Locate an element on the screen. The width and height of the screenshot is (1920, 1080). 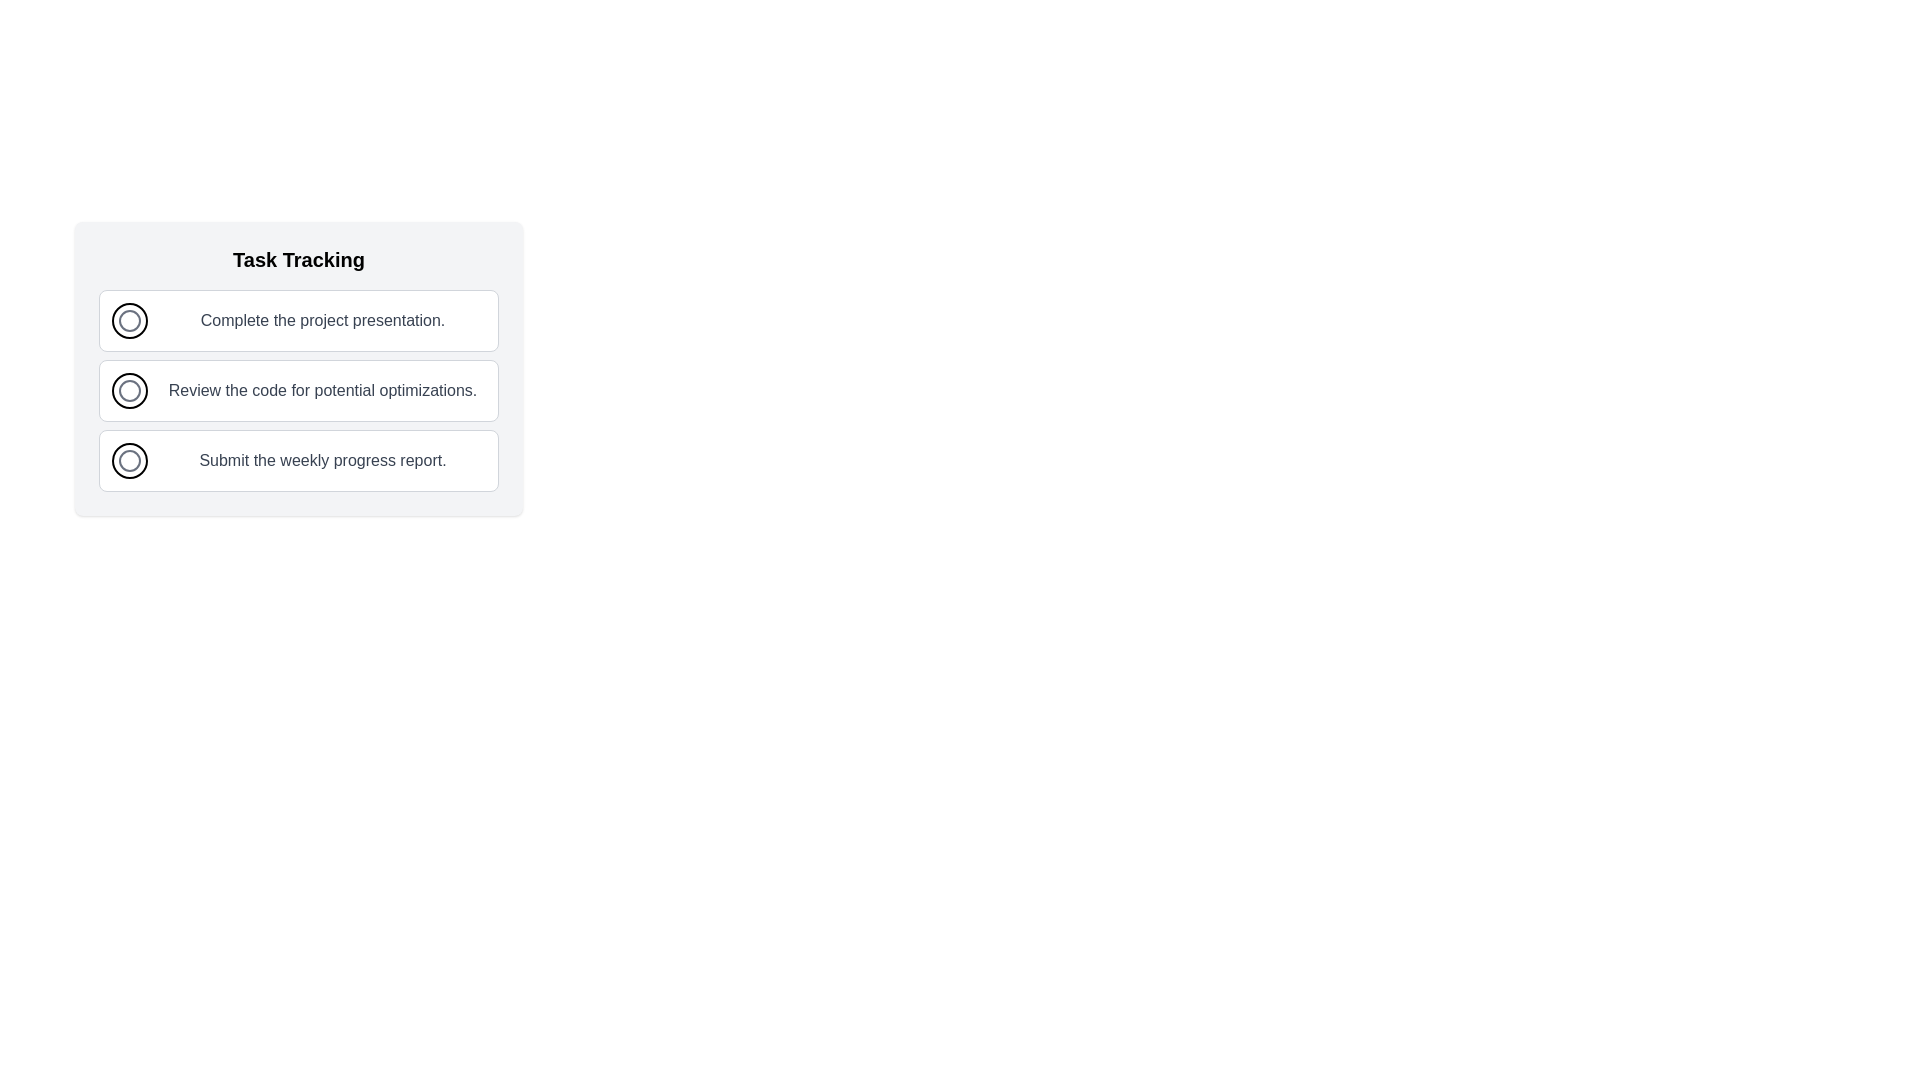
the text label for the first task item in the task list, which is located to the right of its corresponding circular checkbox is located at coordinates (322, 319).